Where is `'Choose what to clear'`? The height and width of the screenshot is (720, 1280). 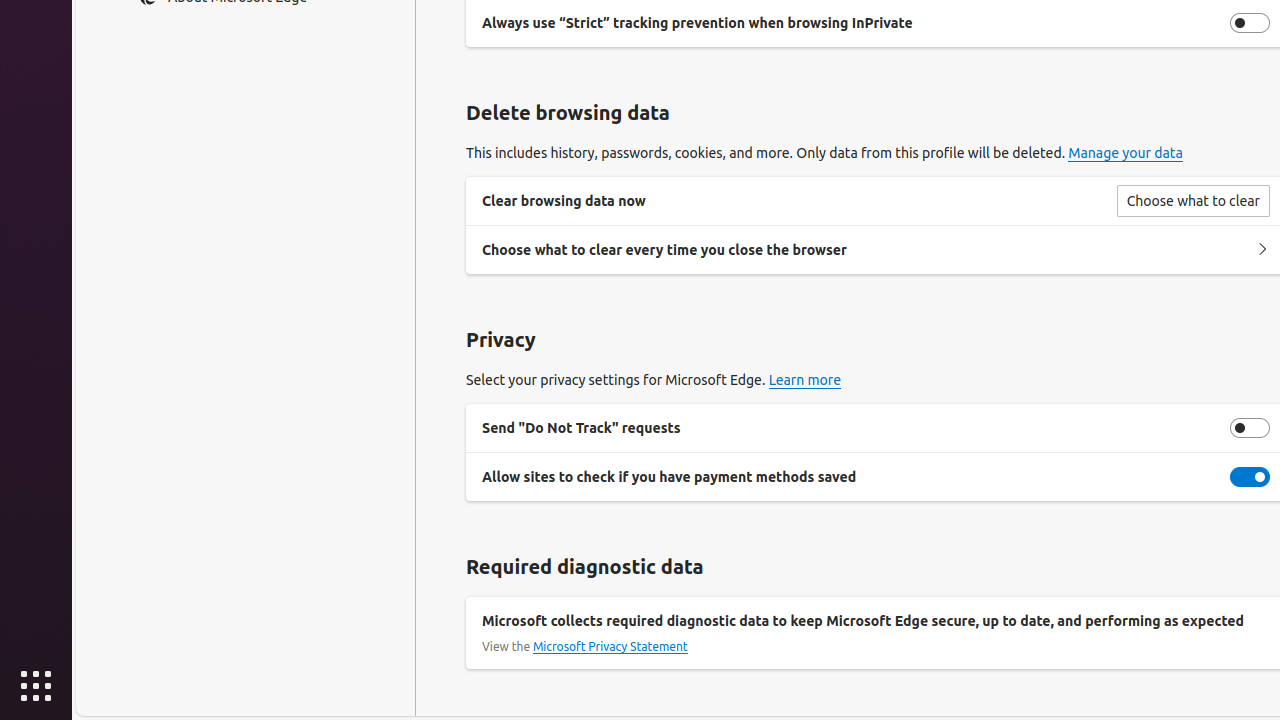 'Choose what to clear' is located at coordinates (1192, 201).